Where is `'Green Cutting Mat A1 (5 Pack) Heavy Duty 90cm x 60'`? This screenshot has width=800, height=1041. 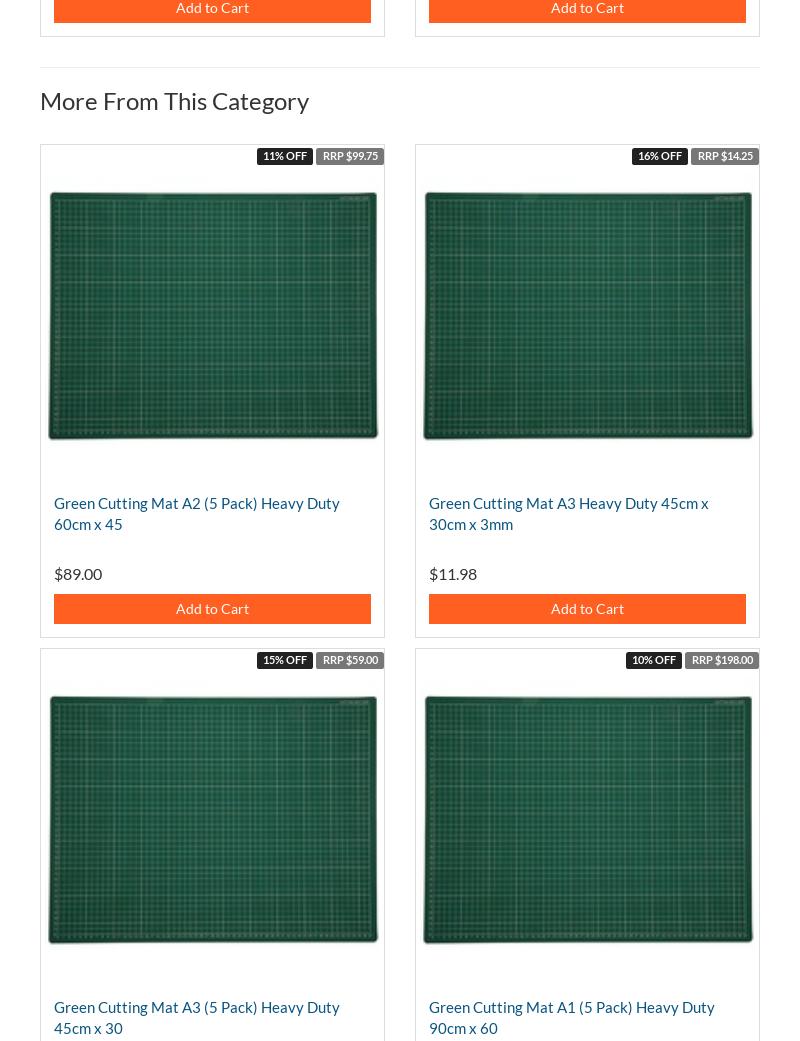
'Green Cutting Mat A1 (5 Pack) Heavy Duty 90cm x 60' is located at coordinates (571, 1017).